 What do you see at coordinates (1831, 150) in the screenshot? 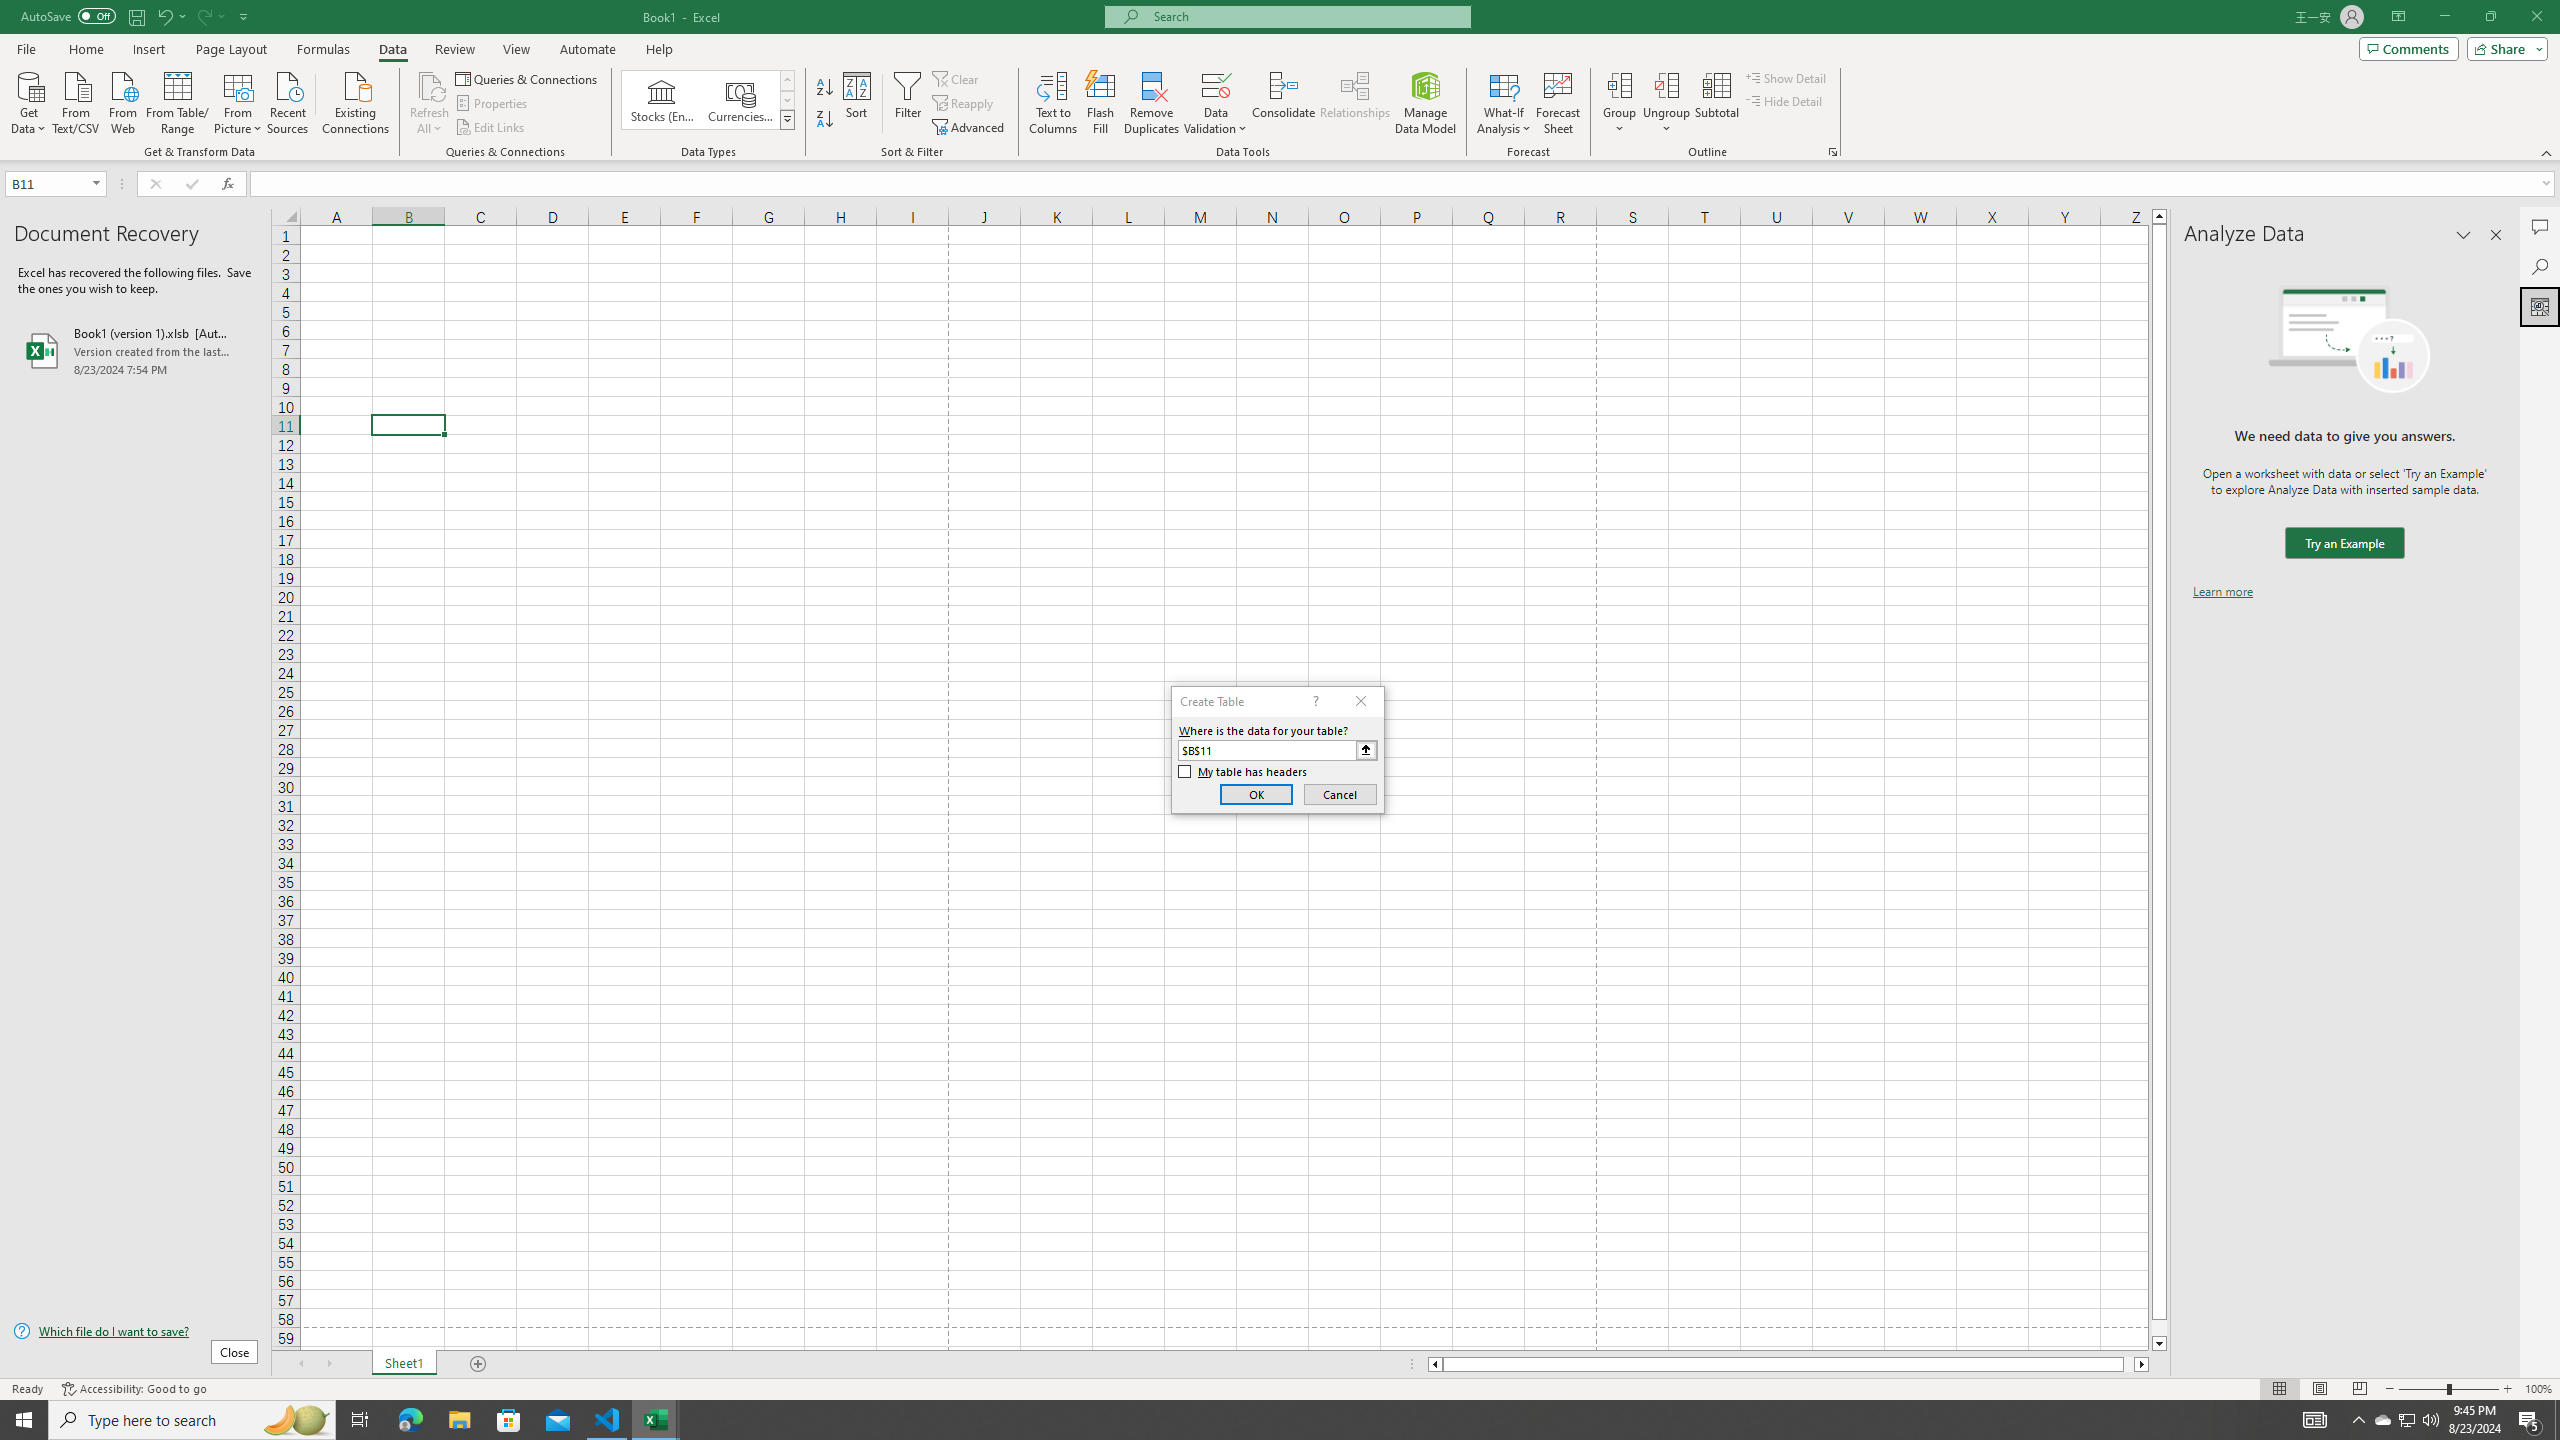
I see `'Group and Outline Settings'` at bounding box center [1831, 150].